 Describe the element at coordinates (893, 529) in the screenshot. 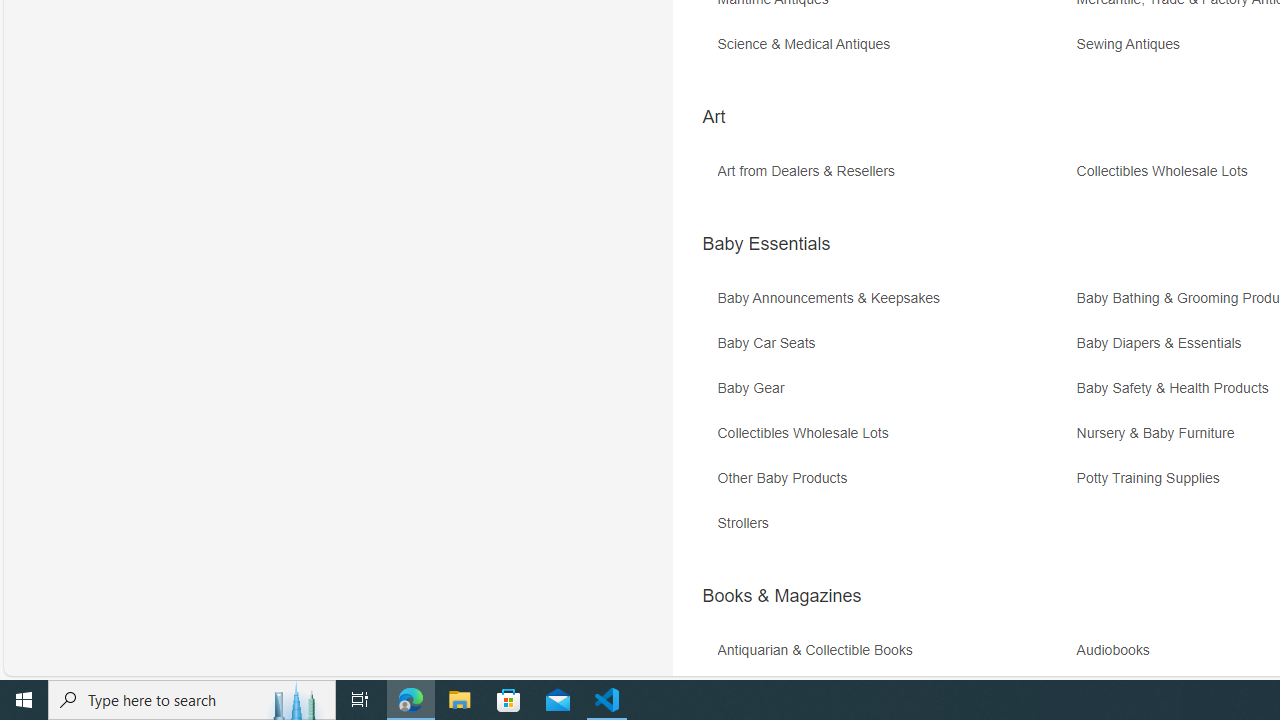

I see `'Strollers'` at that location.